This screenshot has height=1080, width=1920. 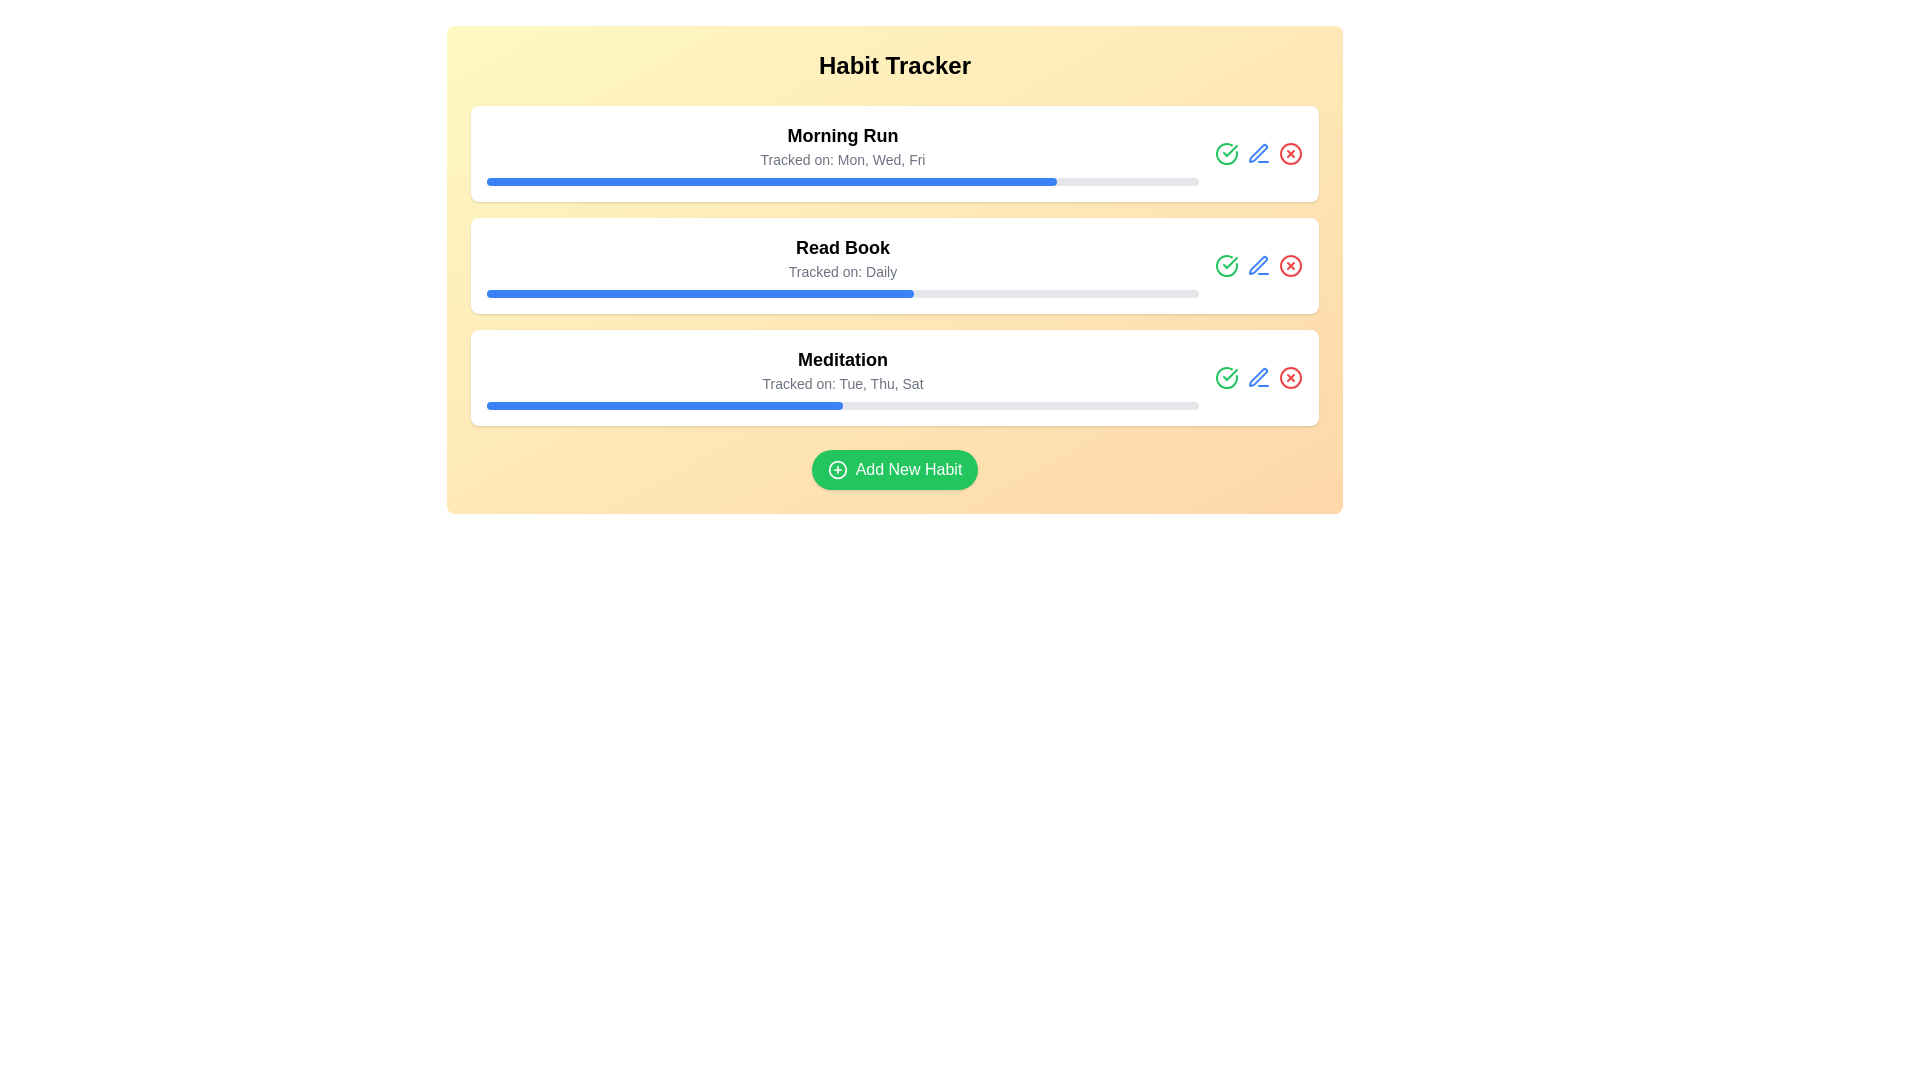 What do you see at coordinates (529, 293) in the screenshot?
I see `the progress bar` at bounding box center [529, 293].